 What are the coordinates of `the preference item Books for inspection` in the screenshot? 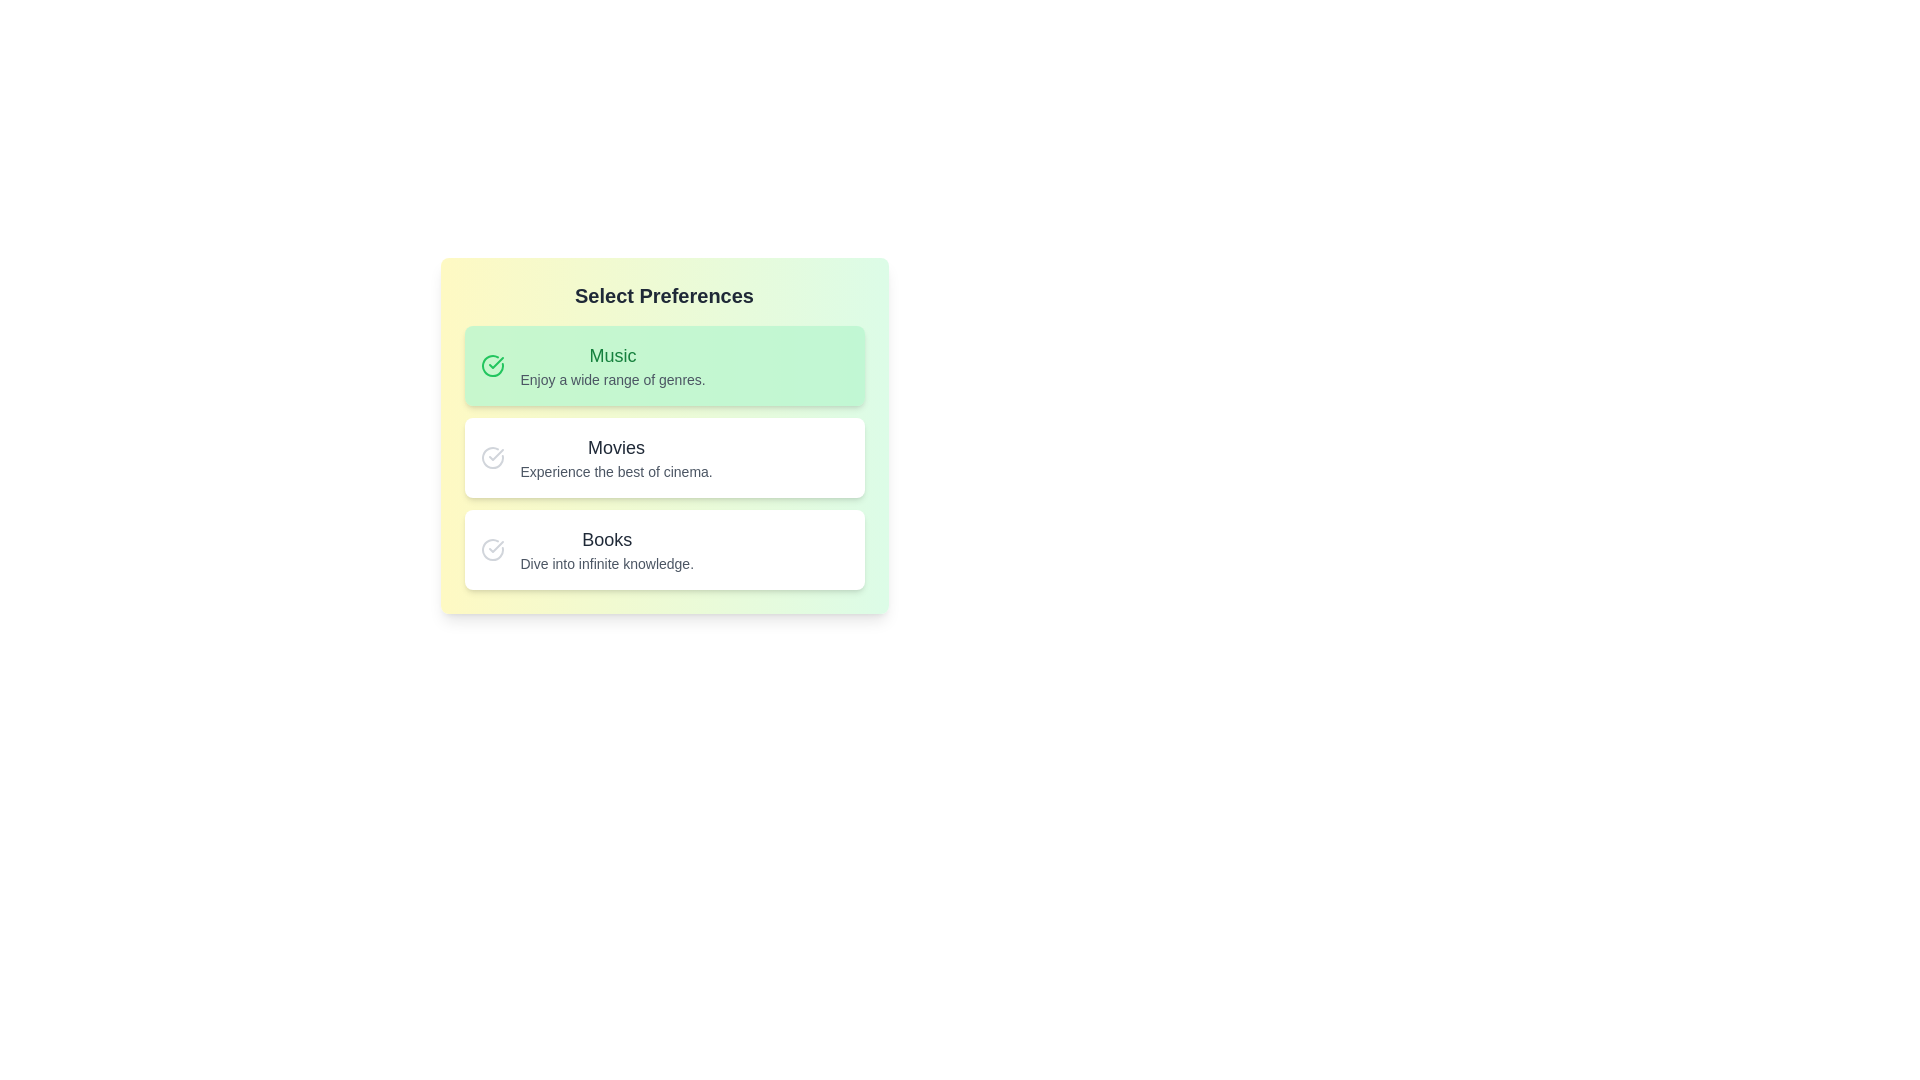 It's located at (664, 550).